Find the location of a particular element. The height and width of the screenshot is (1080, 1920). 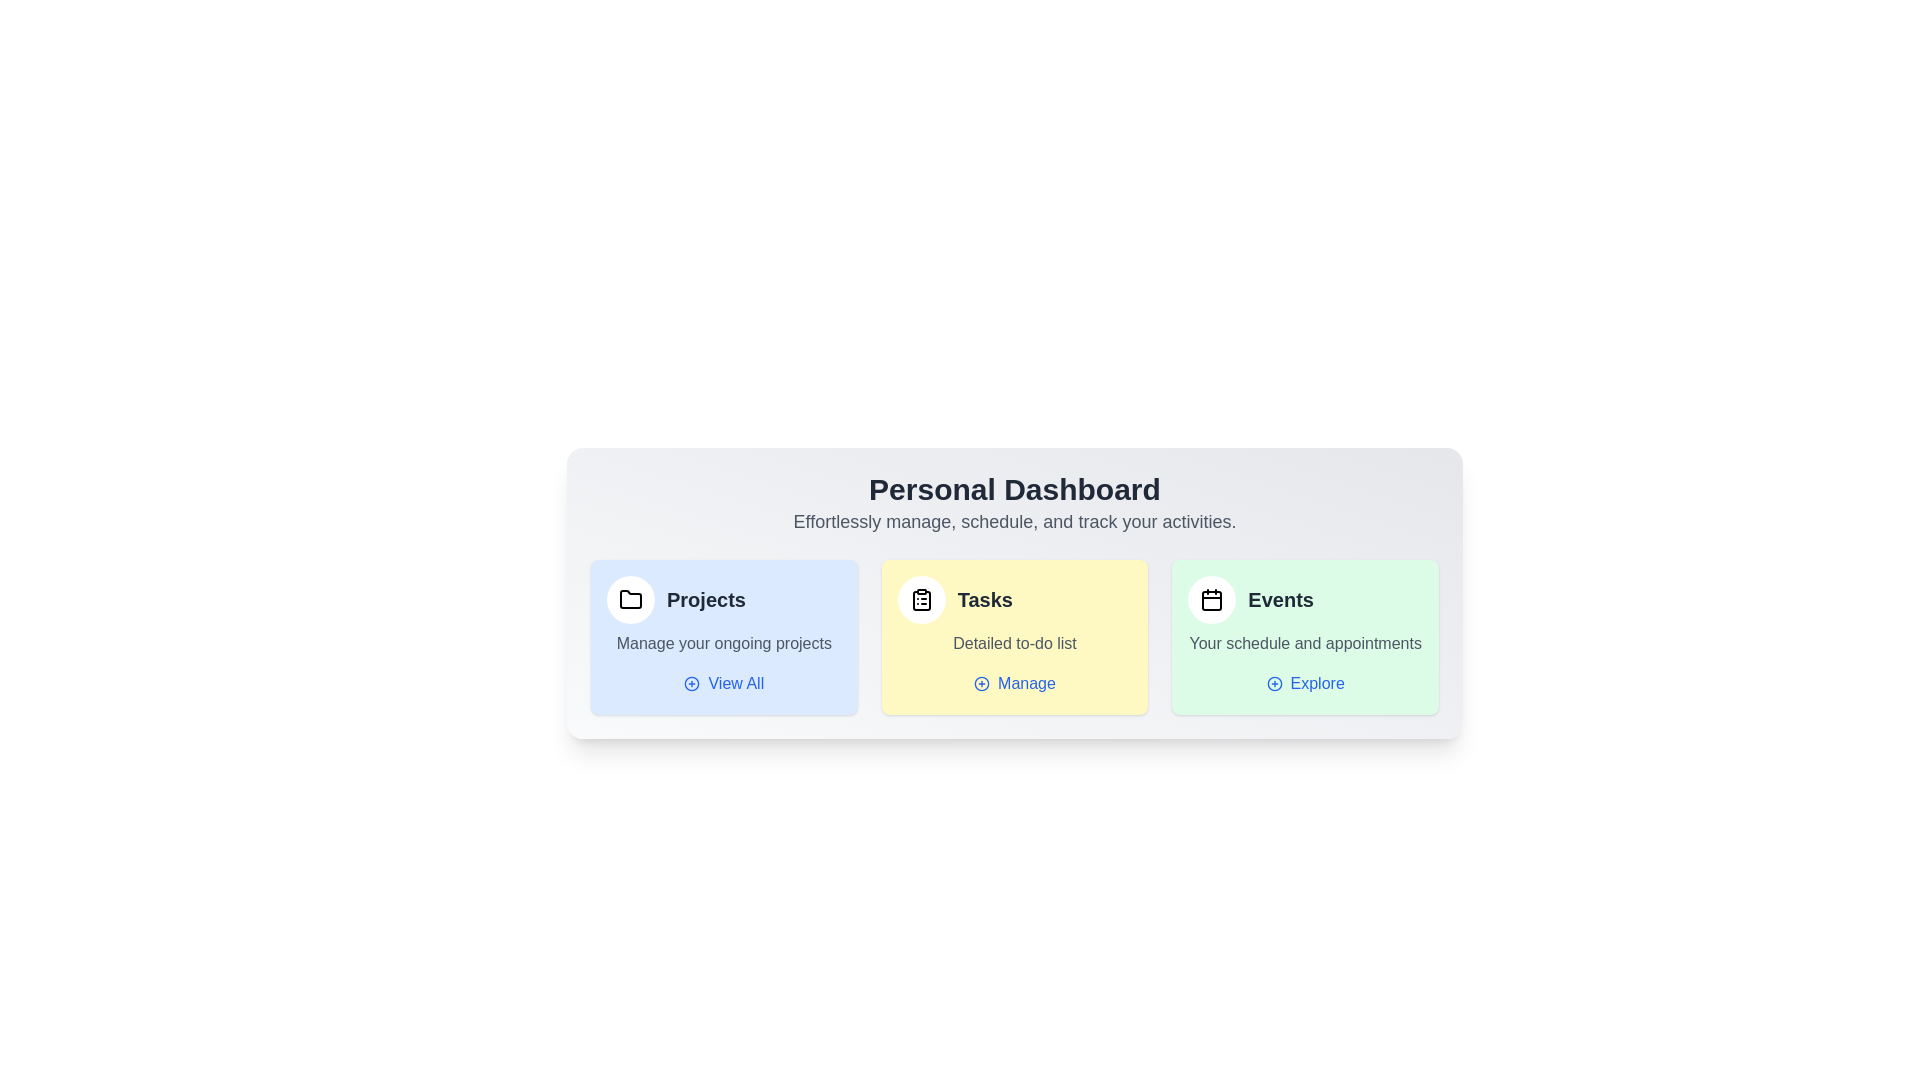

the 'Explore' button in the 'Events' section is located at coordinates (1305, 682).